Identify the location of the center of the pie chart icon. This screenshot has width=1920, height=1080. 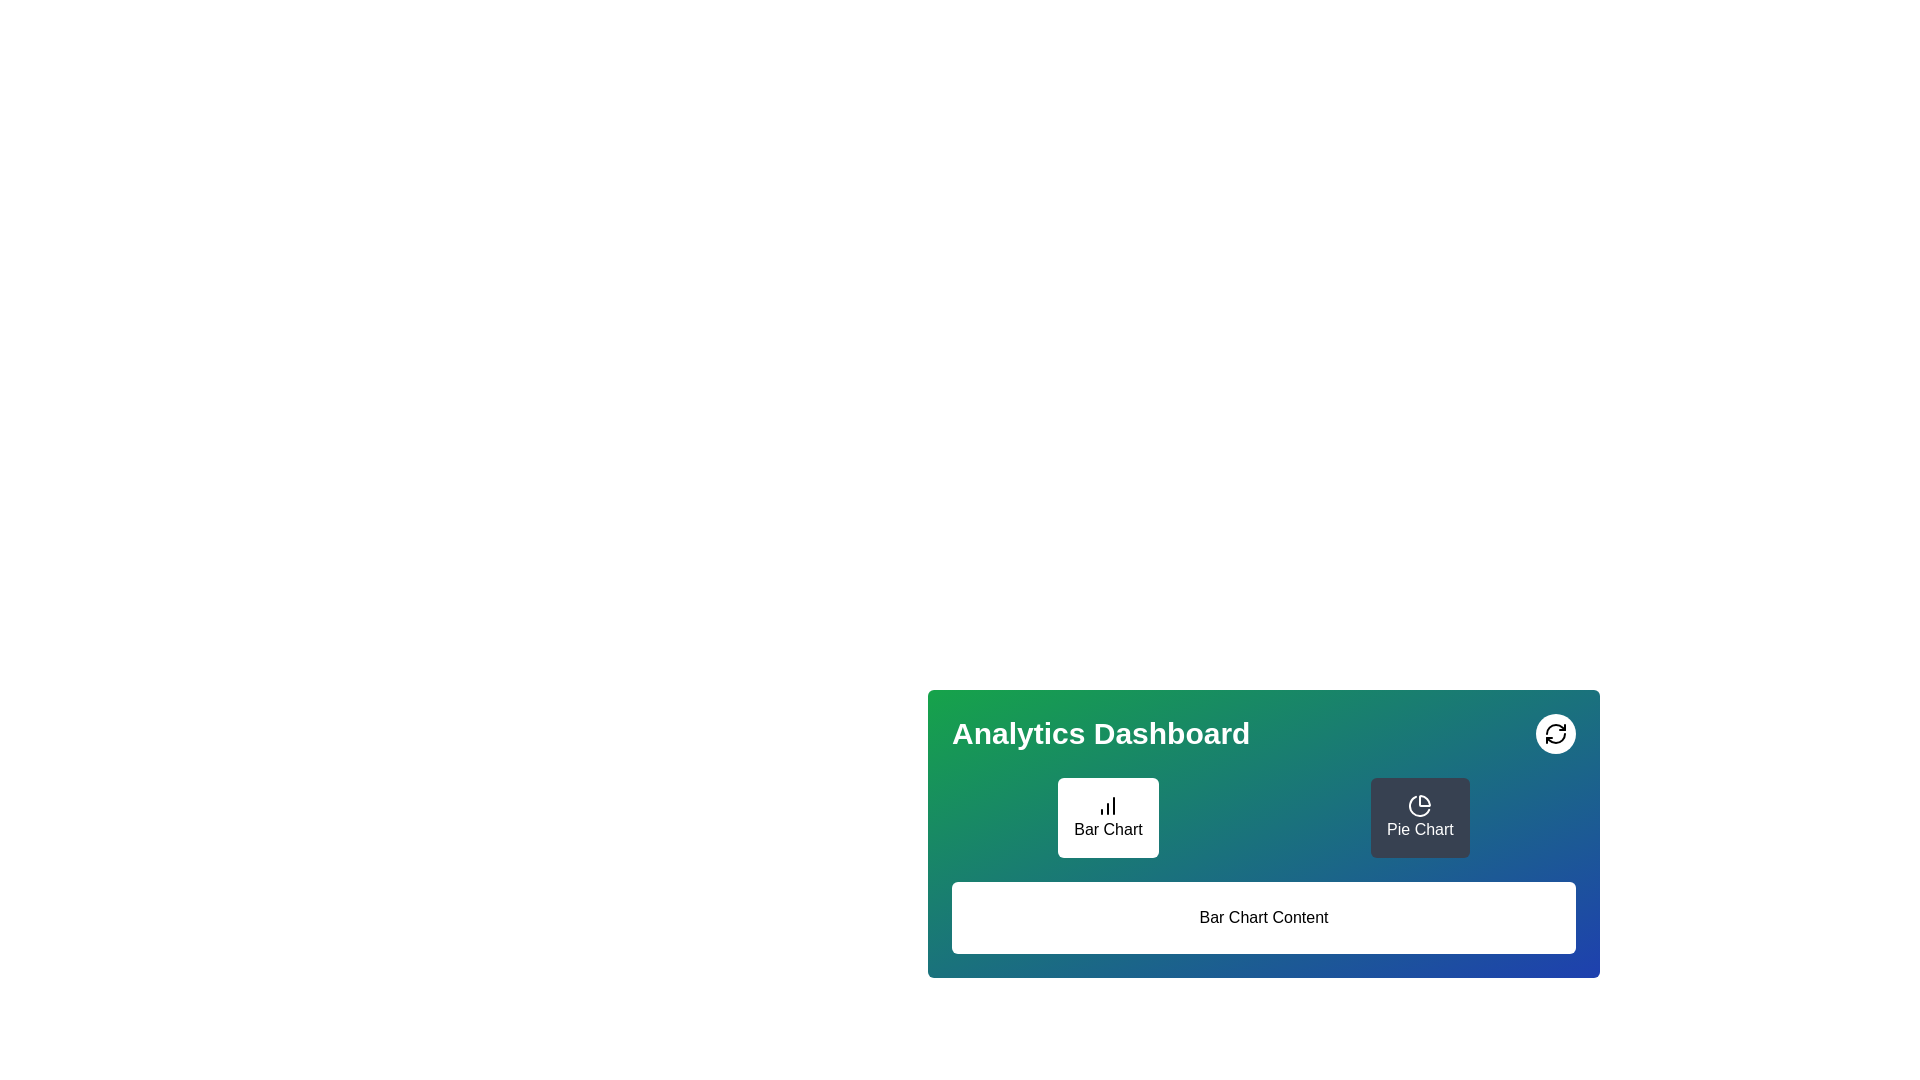
(1419, 805).